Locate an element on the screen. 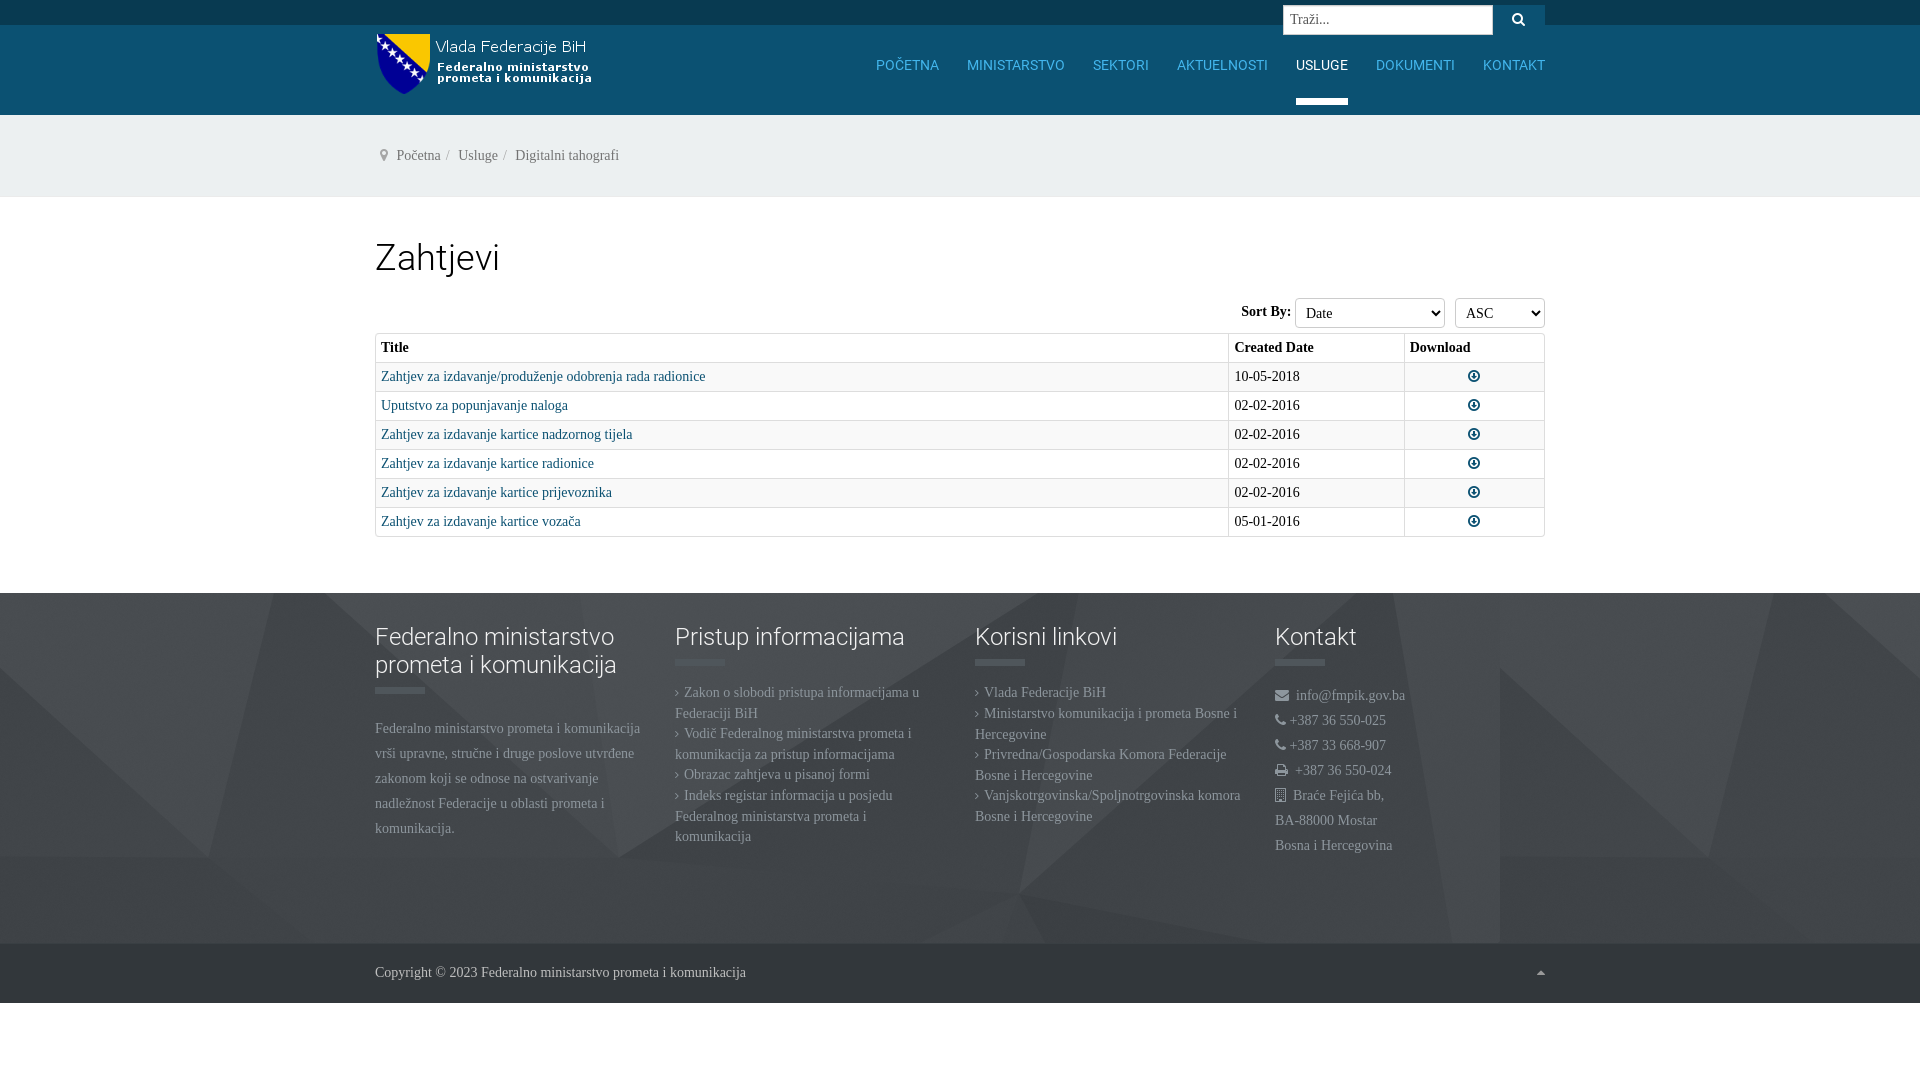 Image resolution: width=1920 pixels, height=1080 pixels. 'AKTUELNOSTI' is located at coordinates (1176, 64).